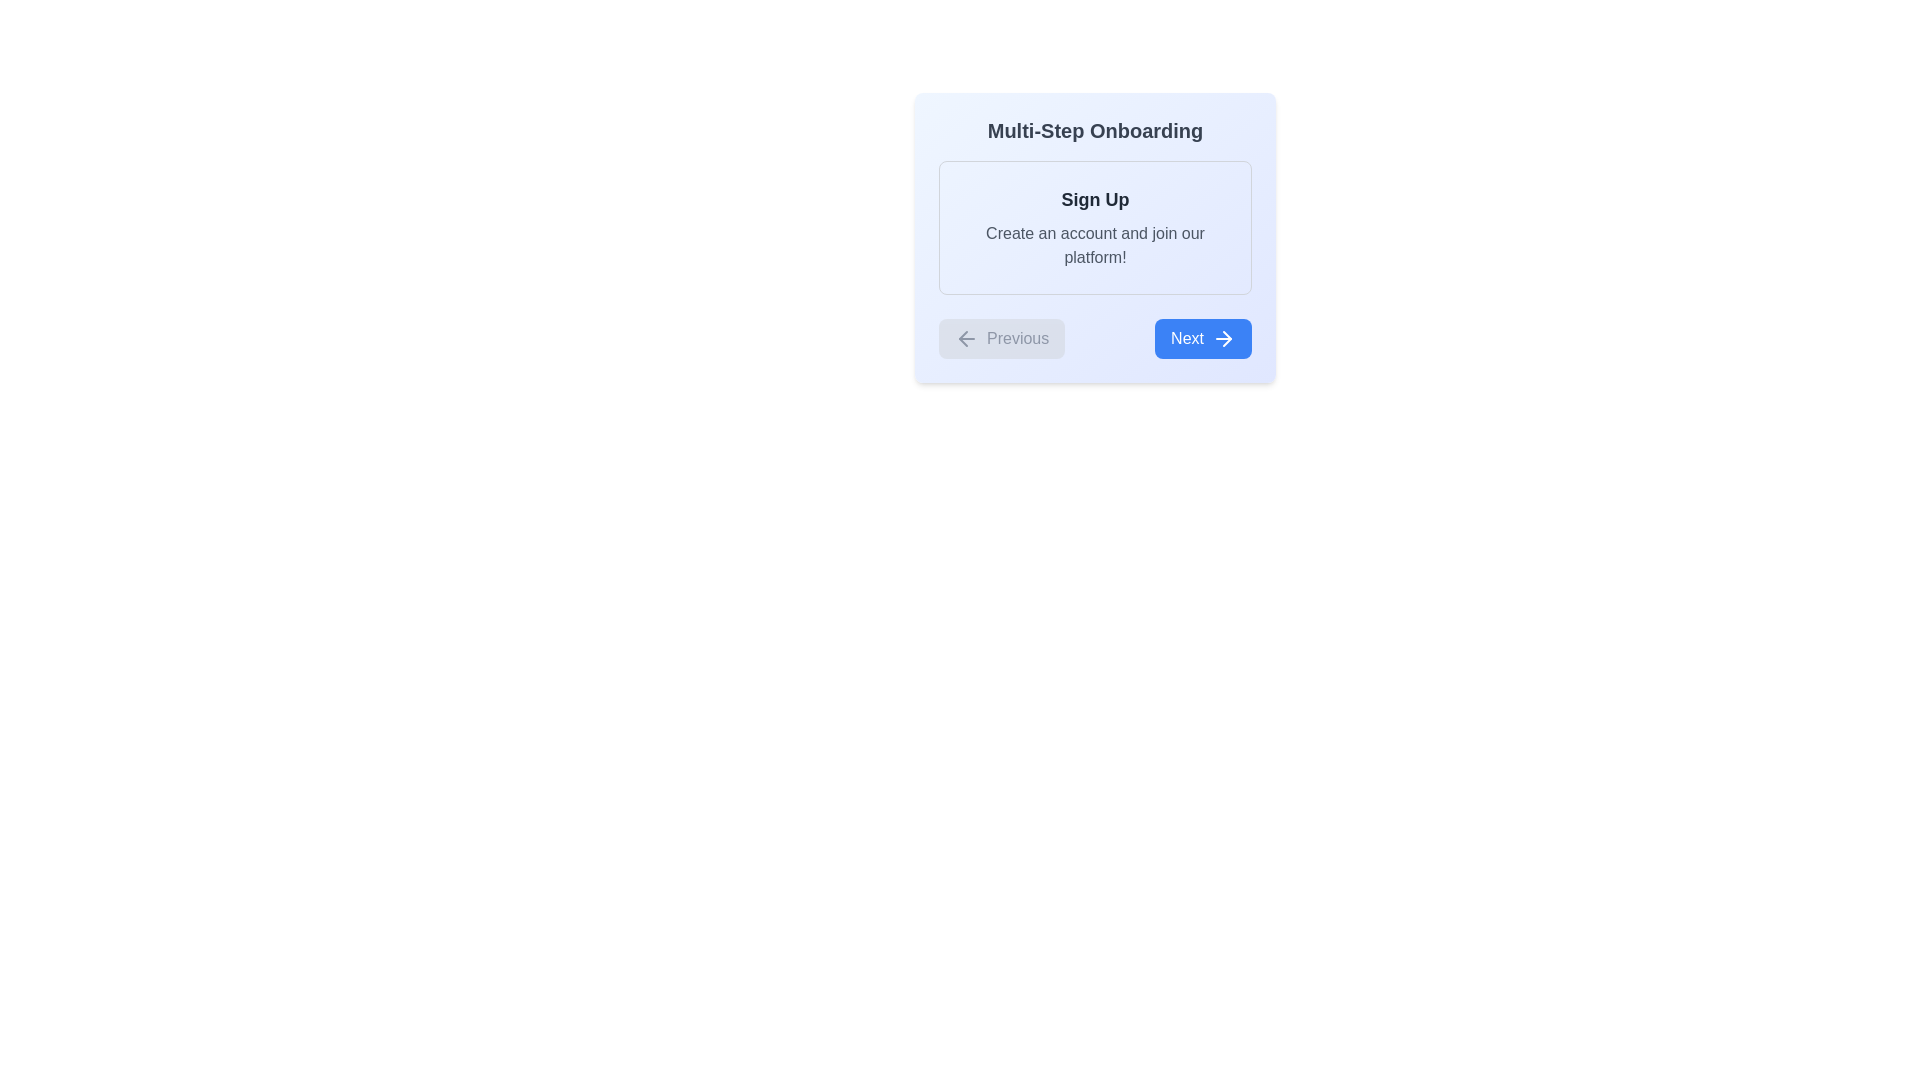  I want to click on the 'Previous' button with a light gray background and left arrow icon to go to the previous step, so click(1002, 338).